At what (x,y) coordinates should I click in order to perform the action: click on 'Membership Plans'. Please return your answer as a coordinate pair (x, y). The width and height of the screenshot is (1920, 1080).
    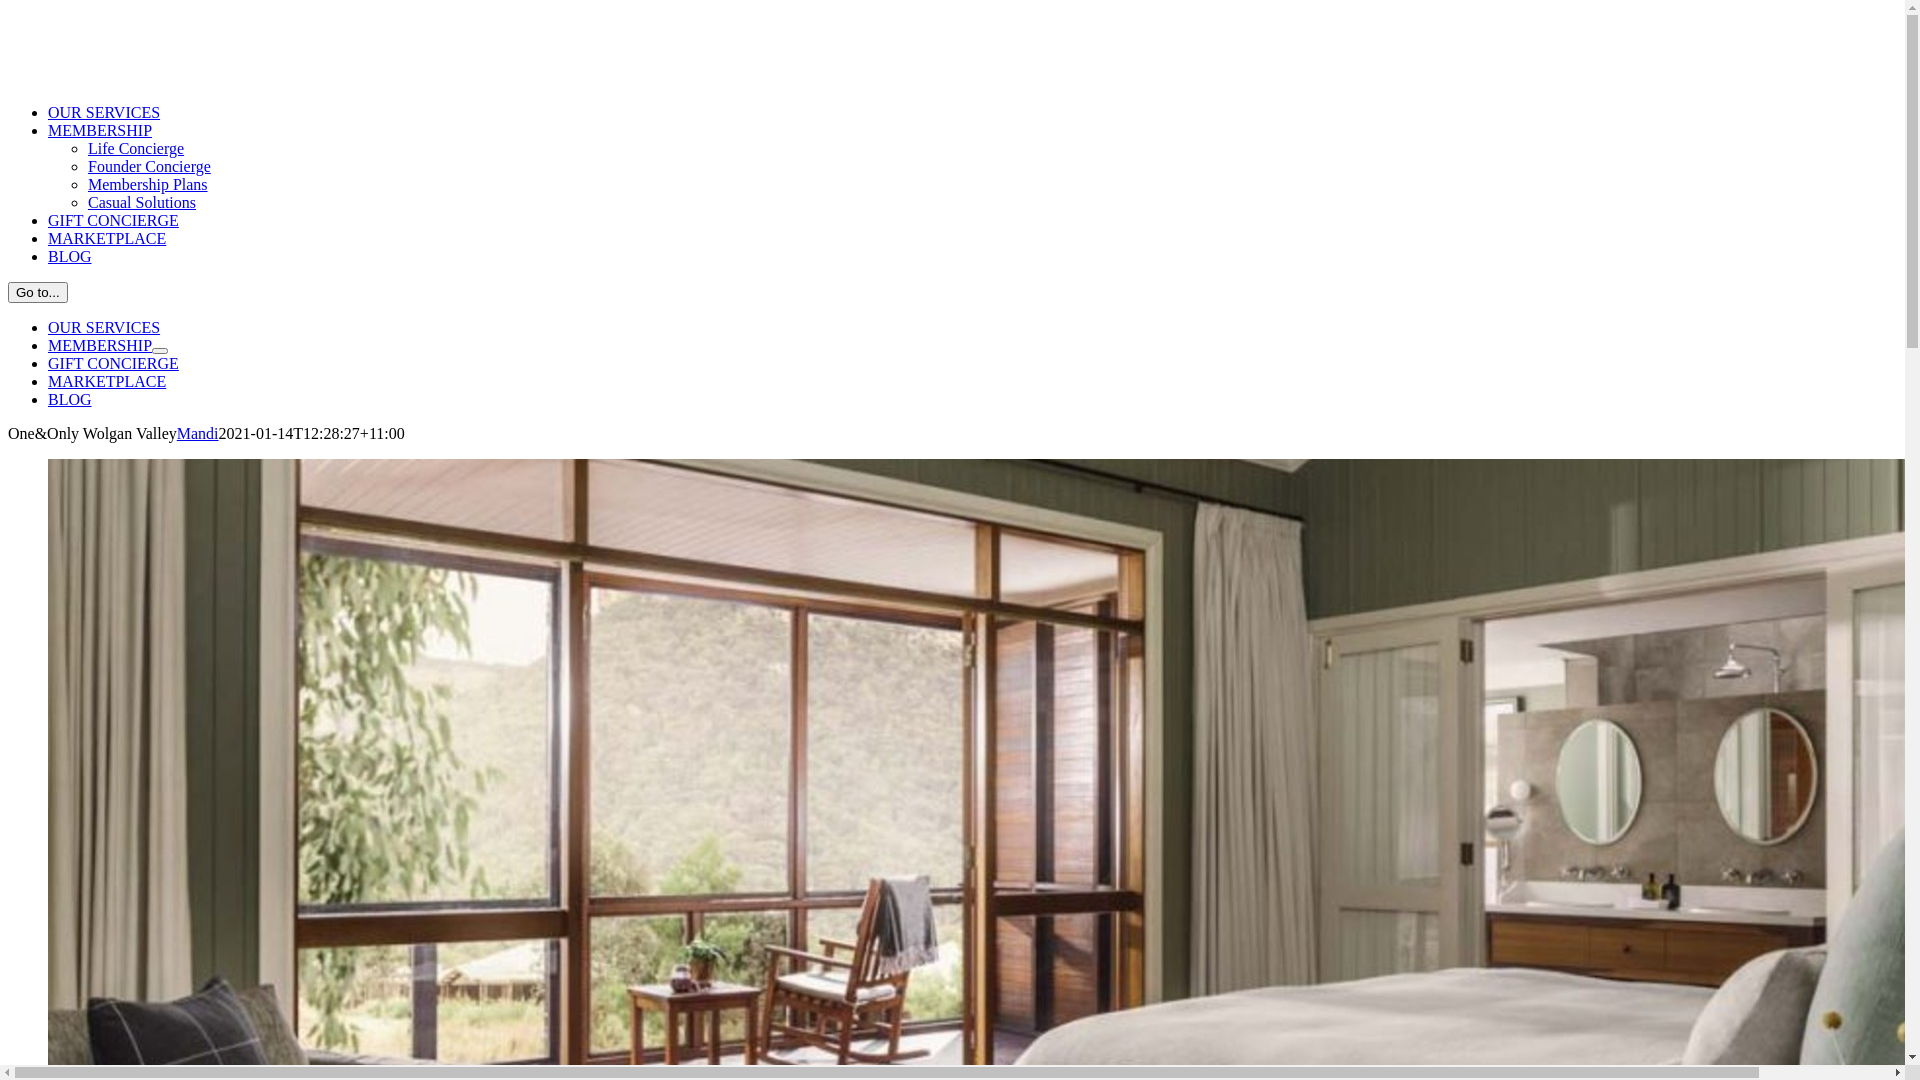
    Looking at the image, I should click on (86, 184).